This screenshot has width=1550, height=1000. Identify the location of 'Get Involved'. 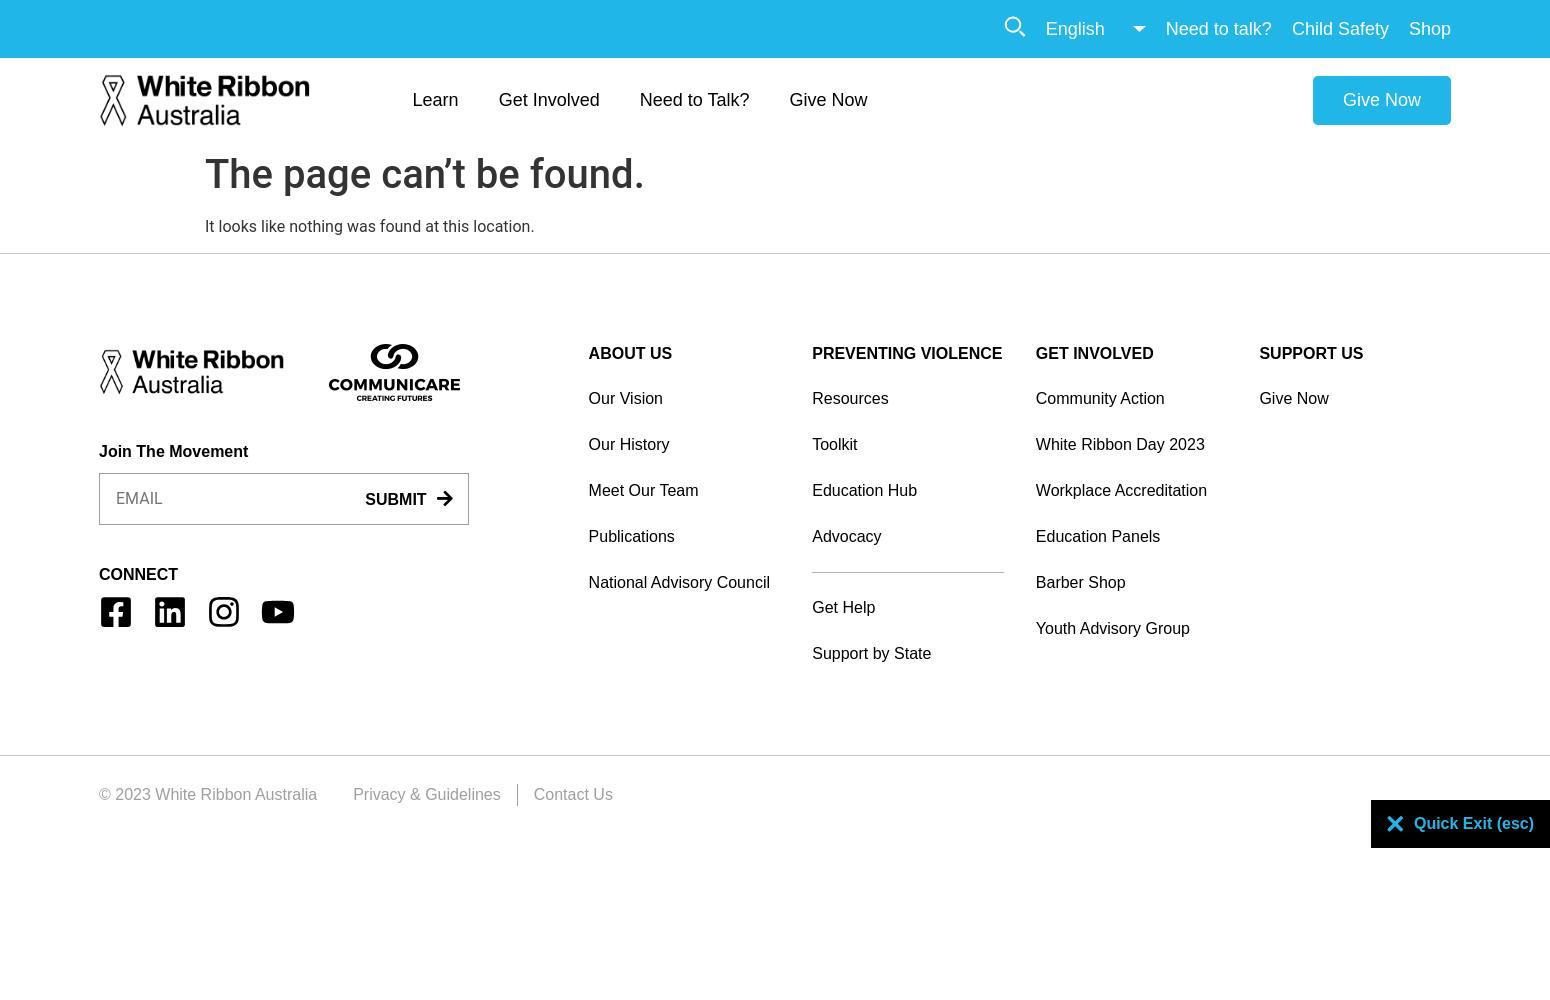
(497, 98).